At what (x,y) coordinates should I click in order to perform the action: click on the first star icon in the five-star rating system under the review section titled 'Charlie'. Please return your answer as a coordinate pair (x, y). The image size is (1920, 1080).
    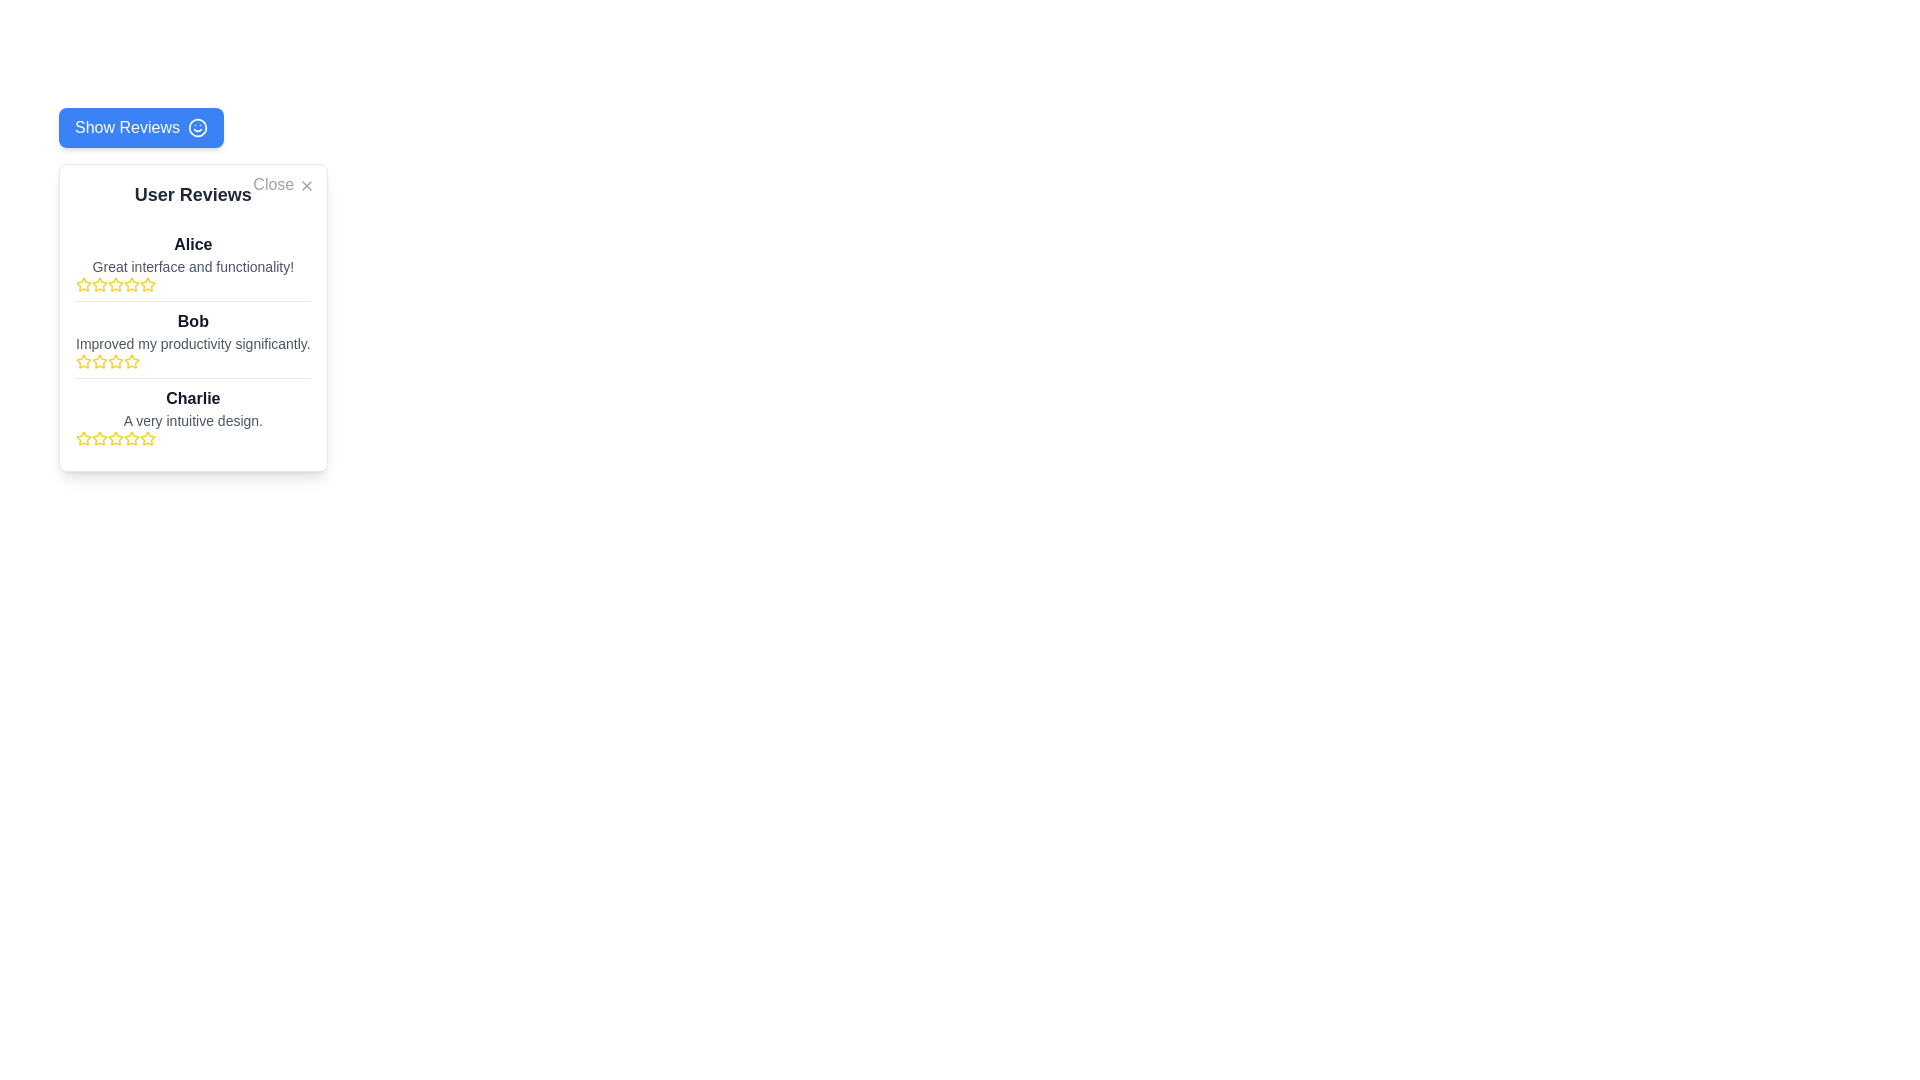
    Looking at the image, I should click on (99, 437).